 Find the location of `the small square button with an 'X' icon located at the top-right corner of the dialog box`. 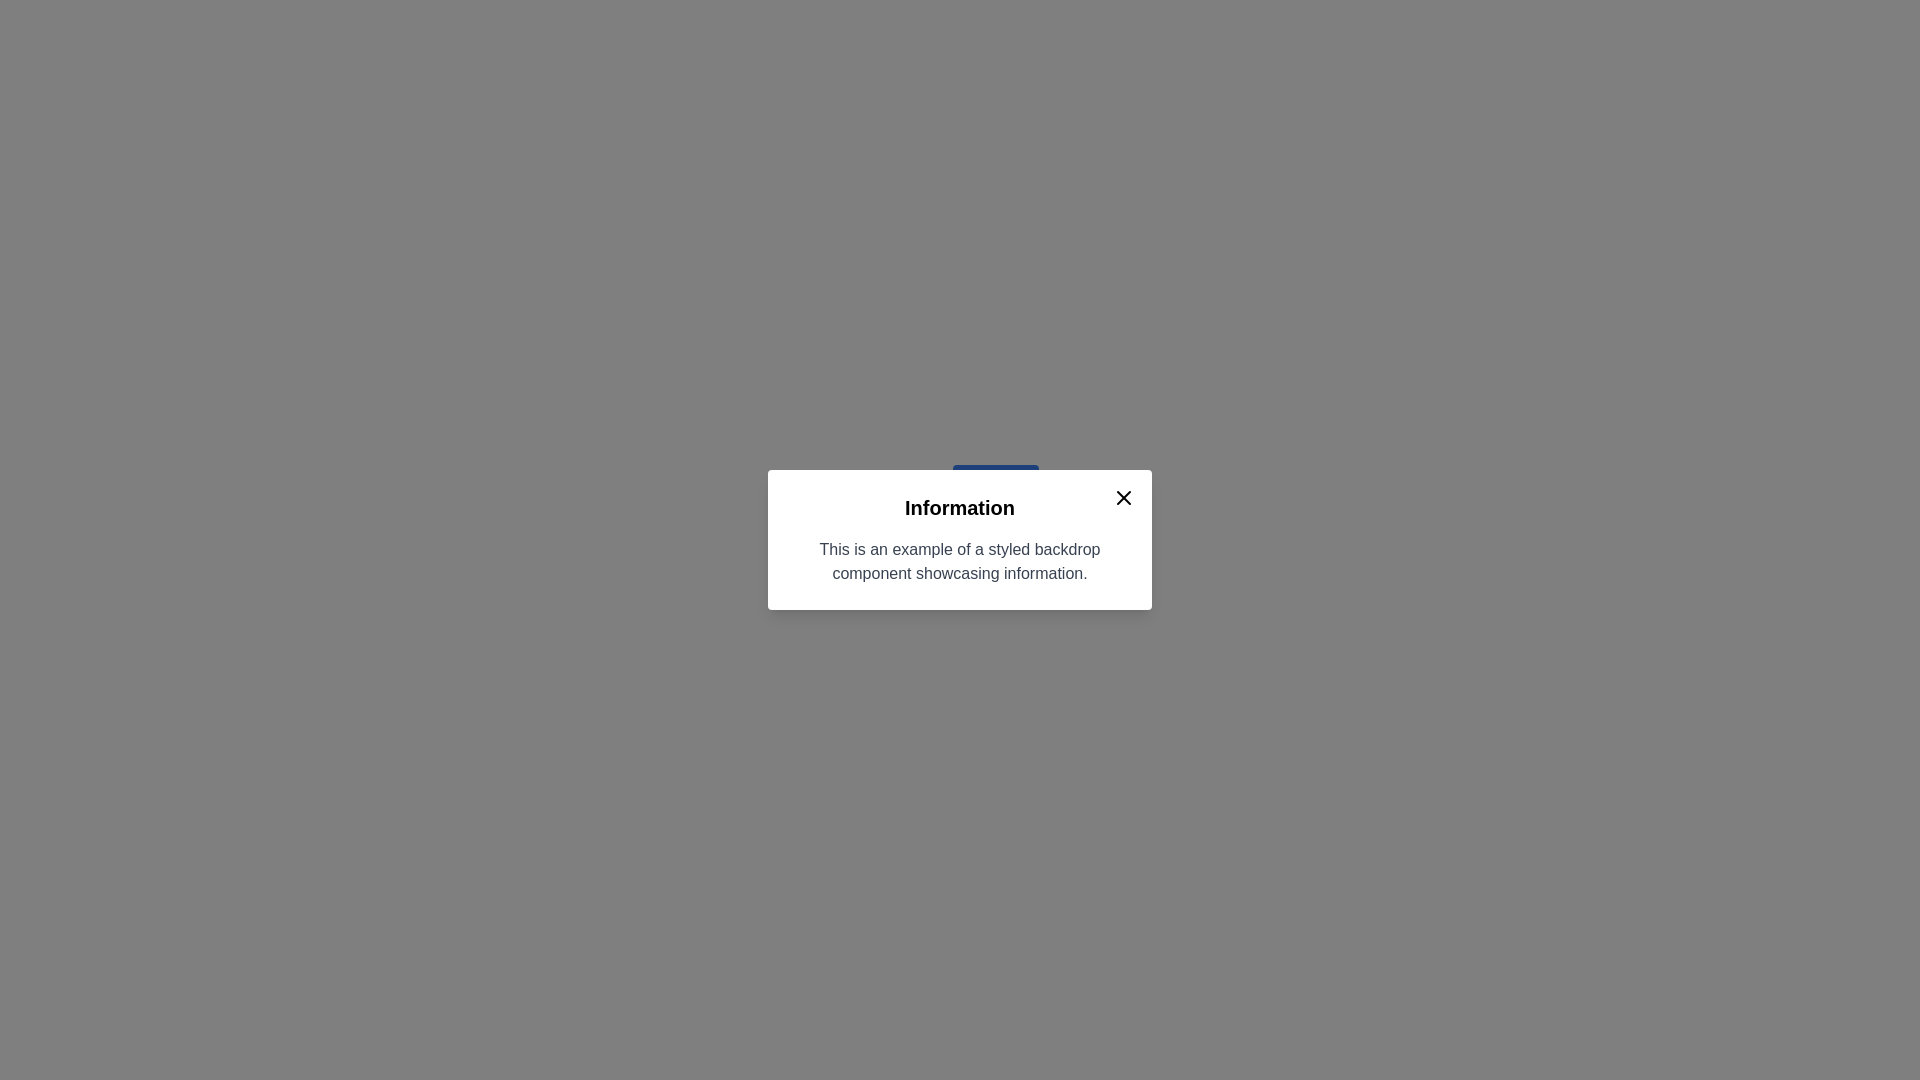

the small square button with an 'X' icon located at the top-right corner of the dialog box is located at coordinates (1123, 496).